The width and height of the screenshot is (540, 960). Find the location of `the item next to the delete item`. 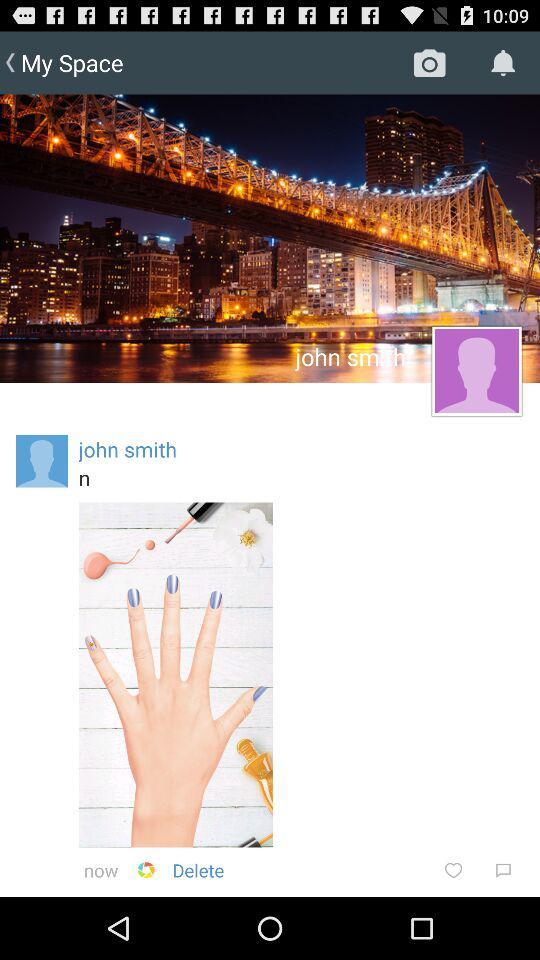

the item next to the delete item is located at coordinates (145, 869).